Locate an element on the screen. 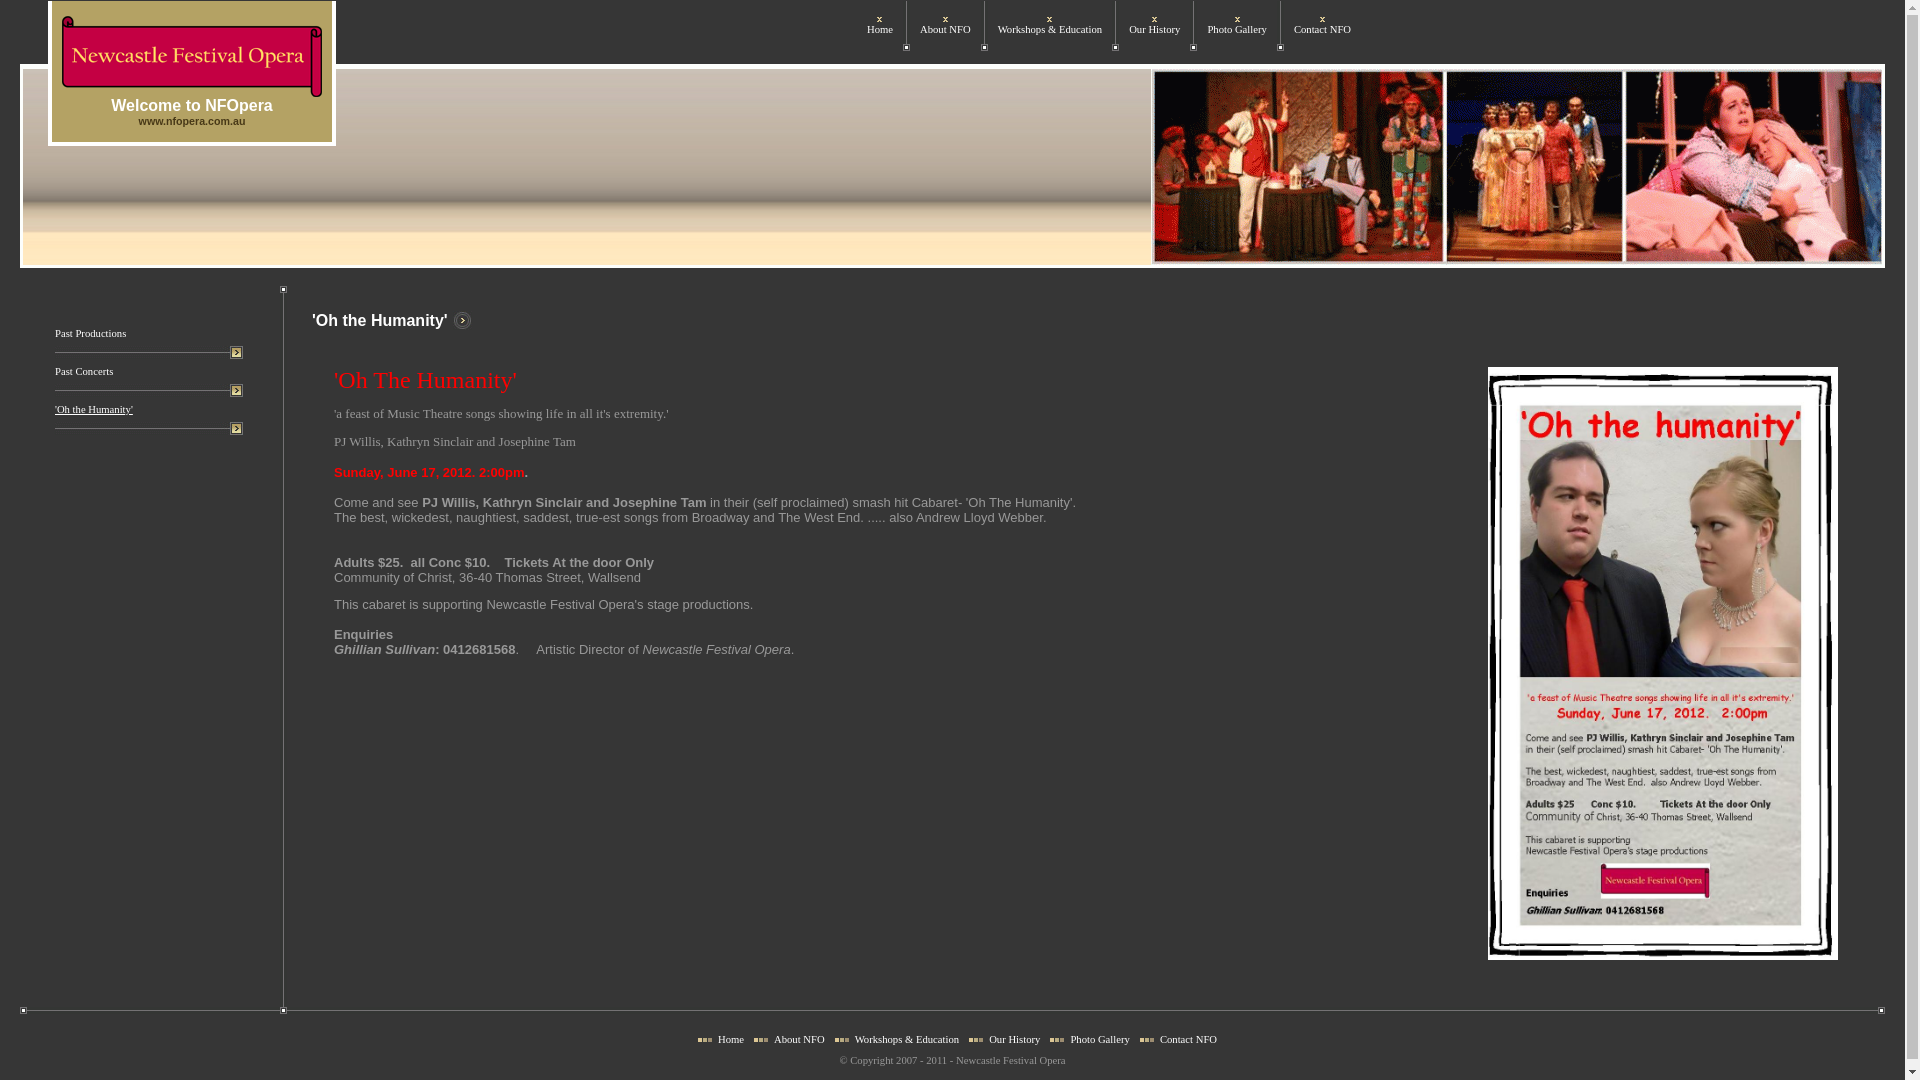  'Contact NFO' is located at coordinates (1188, 1038).